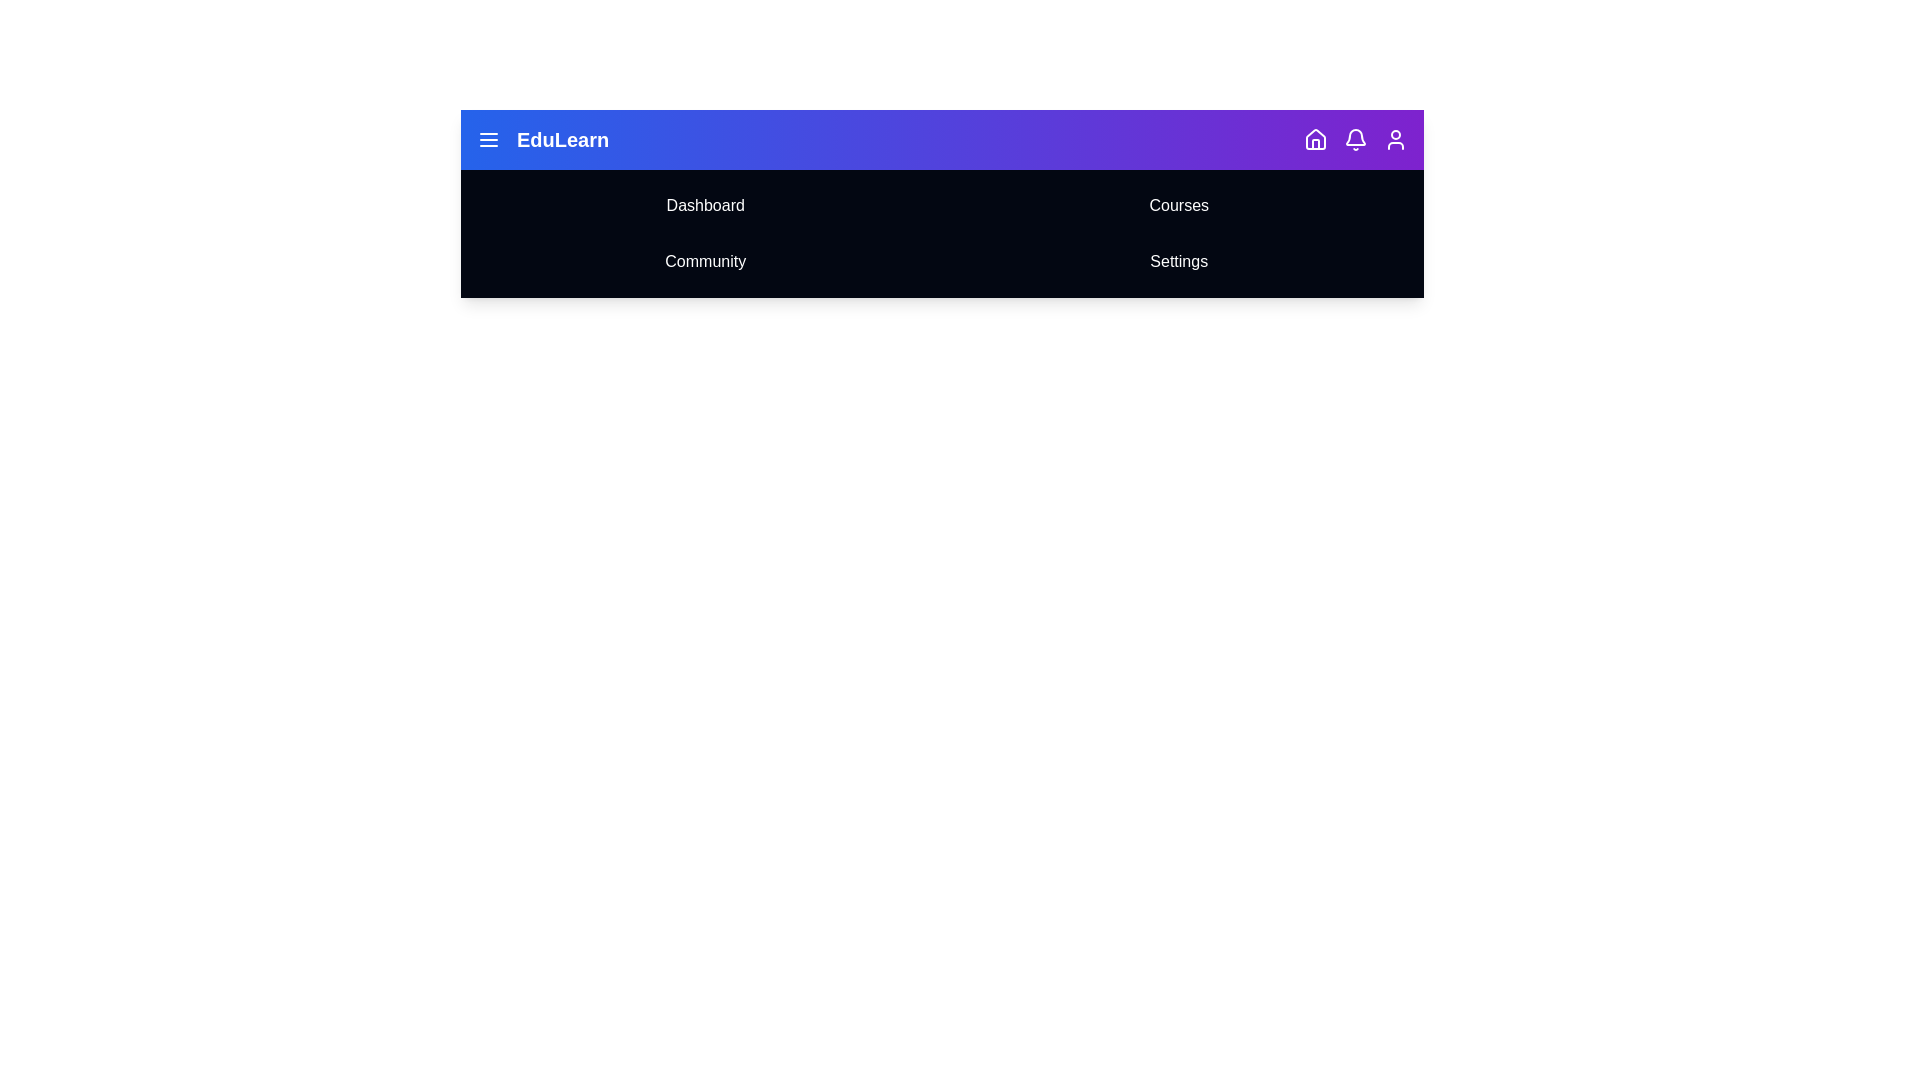 The width and height of the screenshot is (1920, 1080). I want to click on the Courses navigation icon to navigate to the respective section, so click(1179, 205).